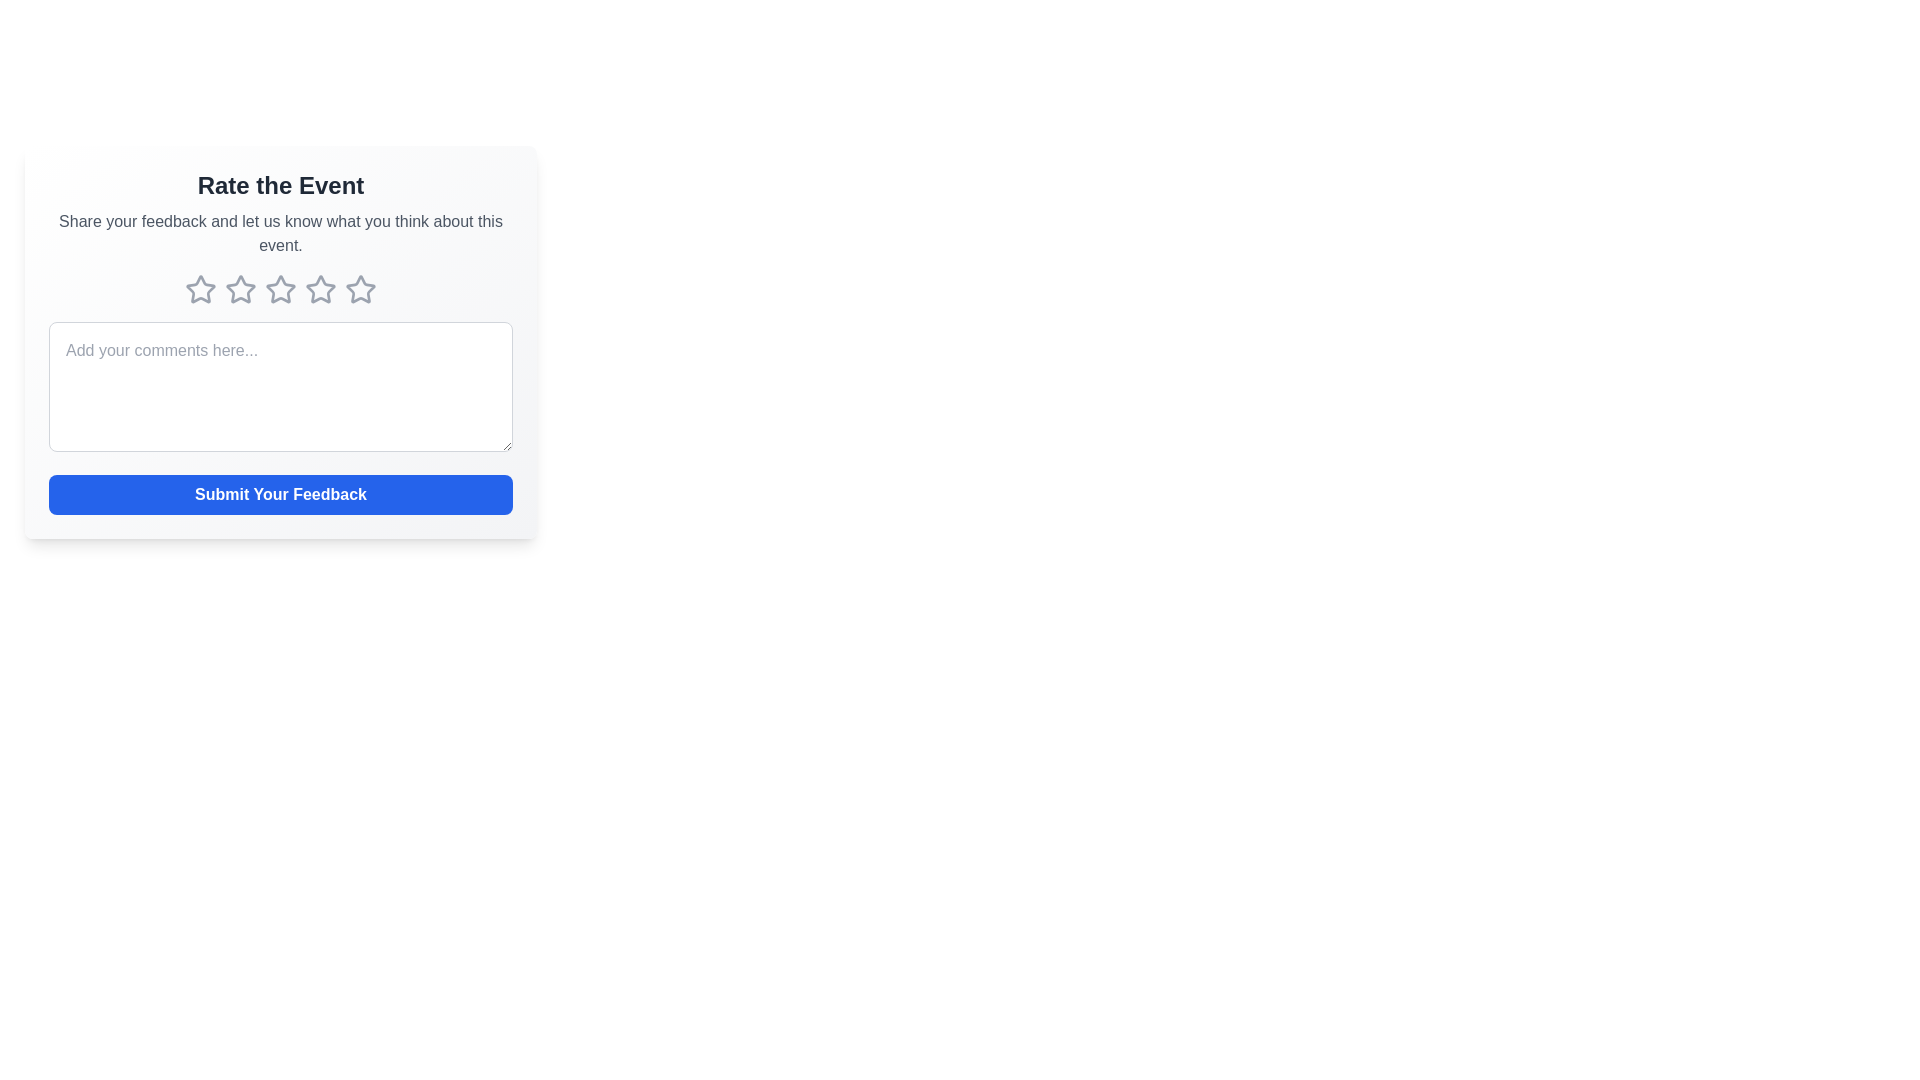 Image resolution: width=1920 pixels, height=1080 pixels. What do you see at coordinates (280, 289) in the screenshot?
I see `the third star in the rating system to indicate interest in a rating of 3 out of 5` at bounding box center [280, 289].